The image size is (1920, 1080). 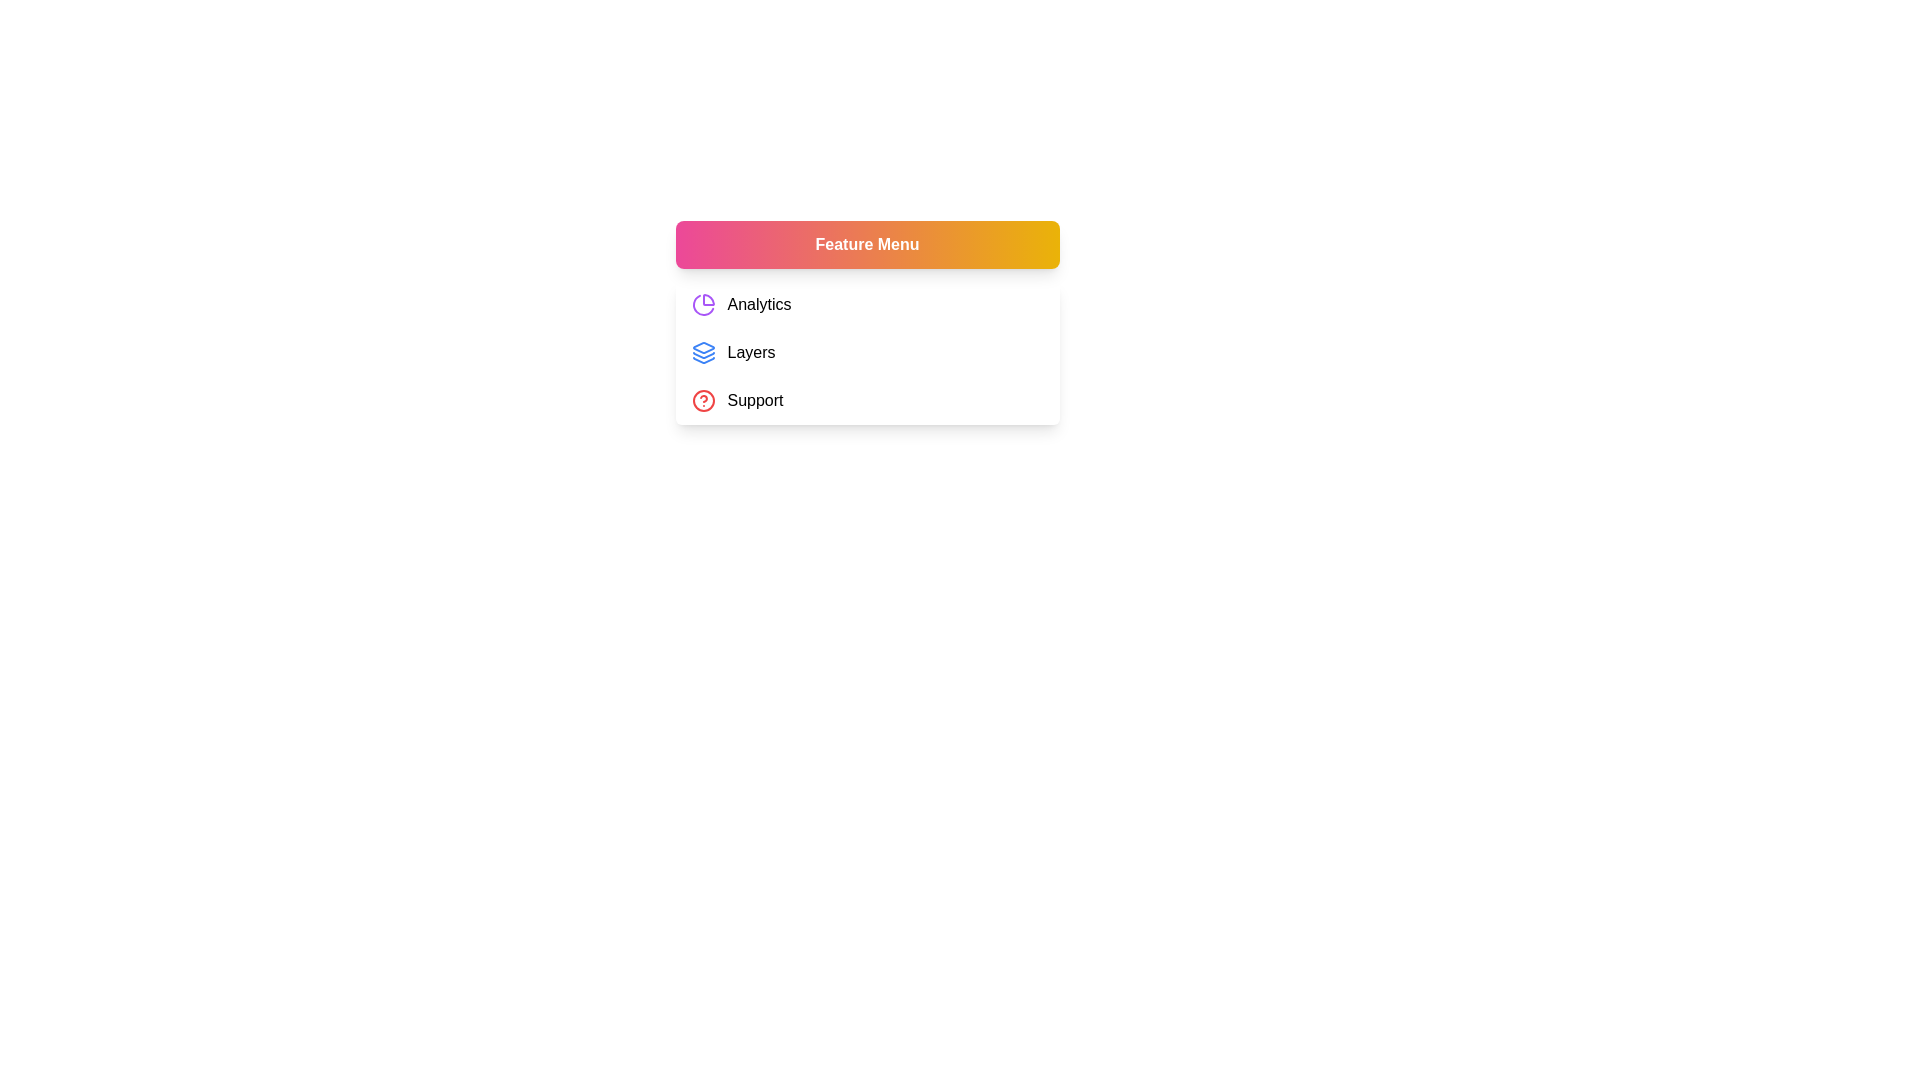 What do you see at coordinates (867, 244) in the screenshot?
I see `the 'Feature Menu' button to toggle the menu visibility` at bounding box center [867, 244].